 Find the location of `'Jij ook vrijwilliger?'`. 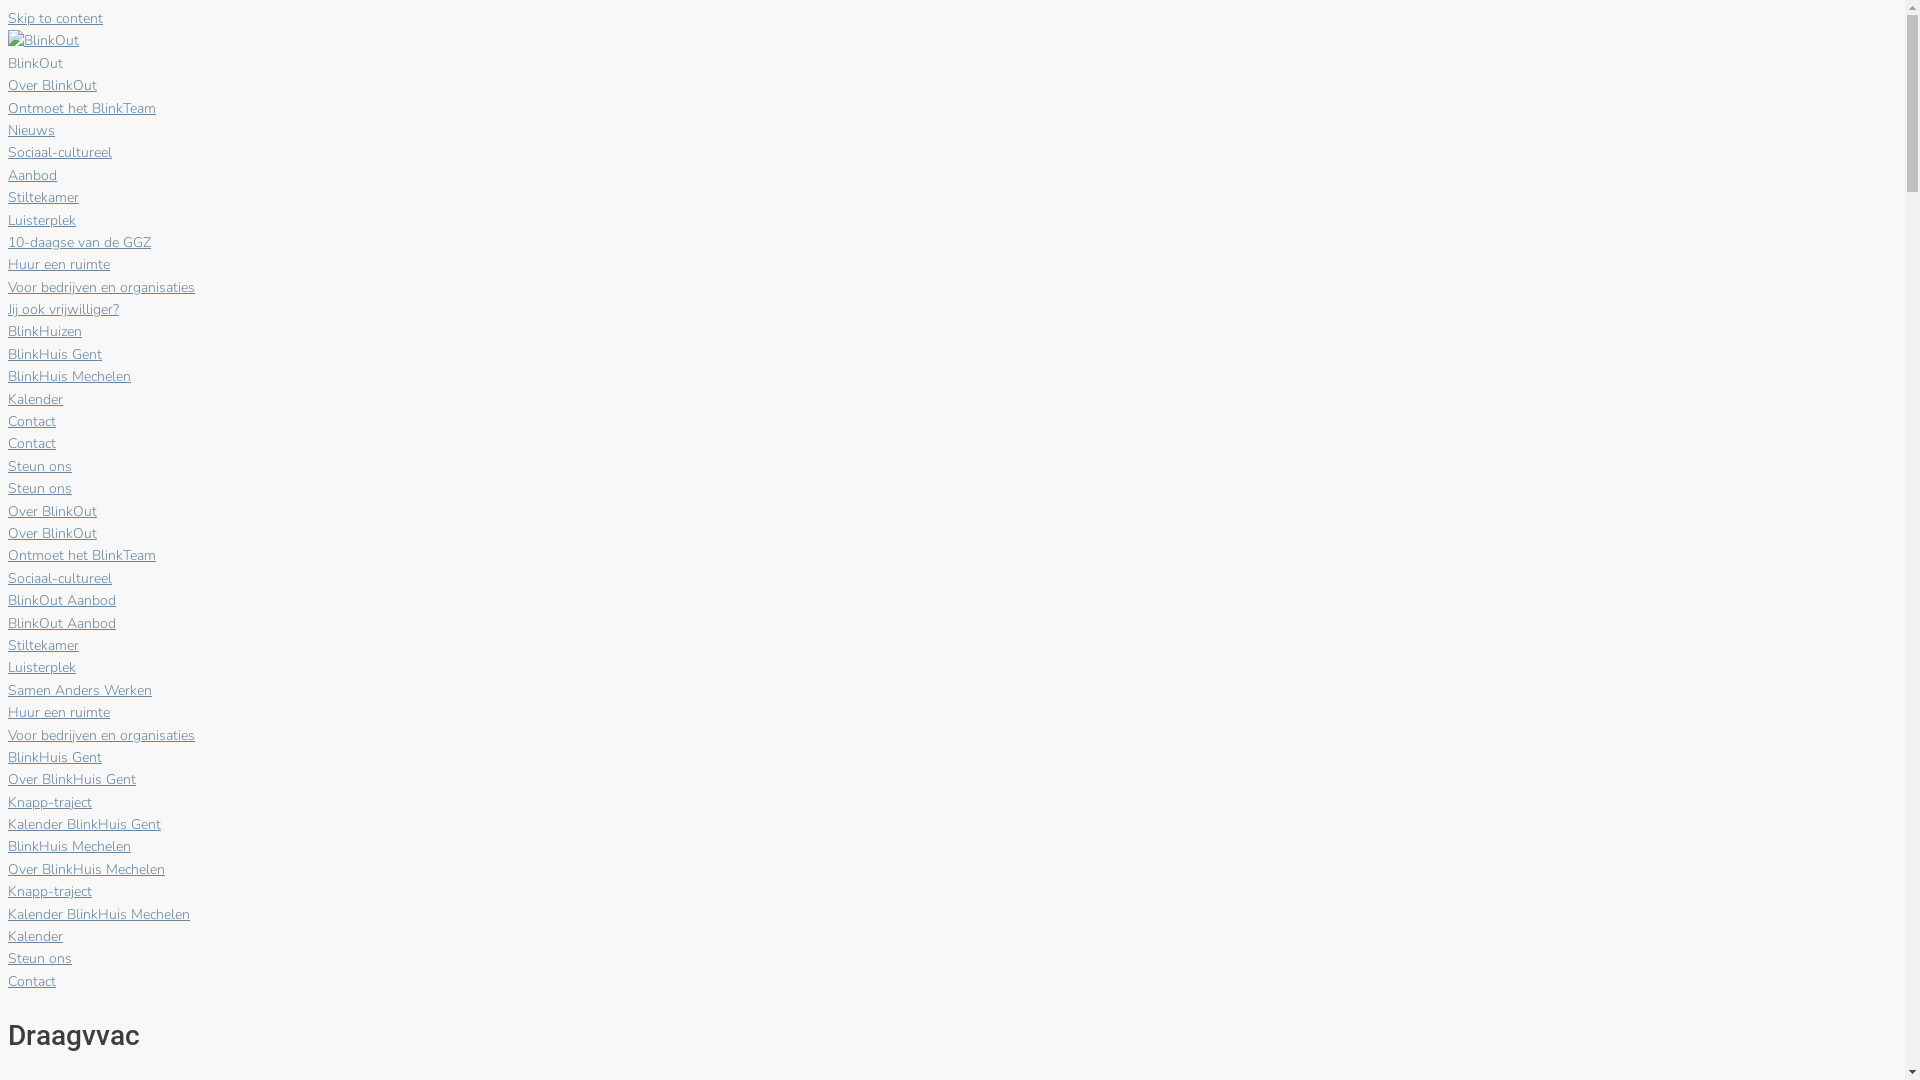

'Jij ook vrijwilliger?' is located at coordinates (63, 309).